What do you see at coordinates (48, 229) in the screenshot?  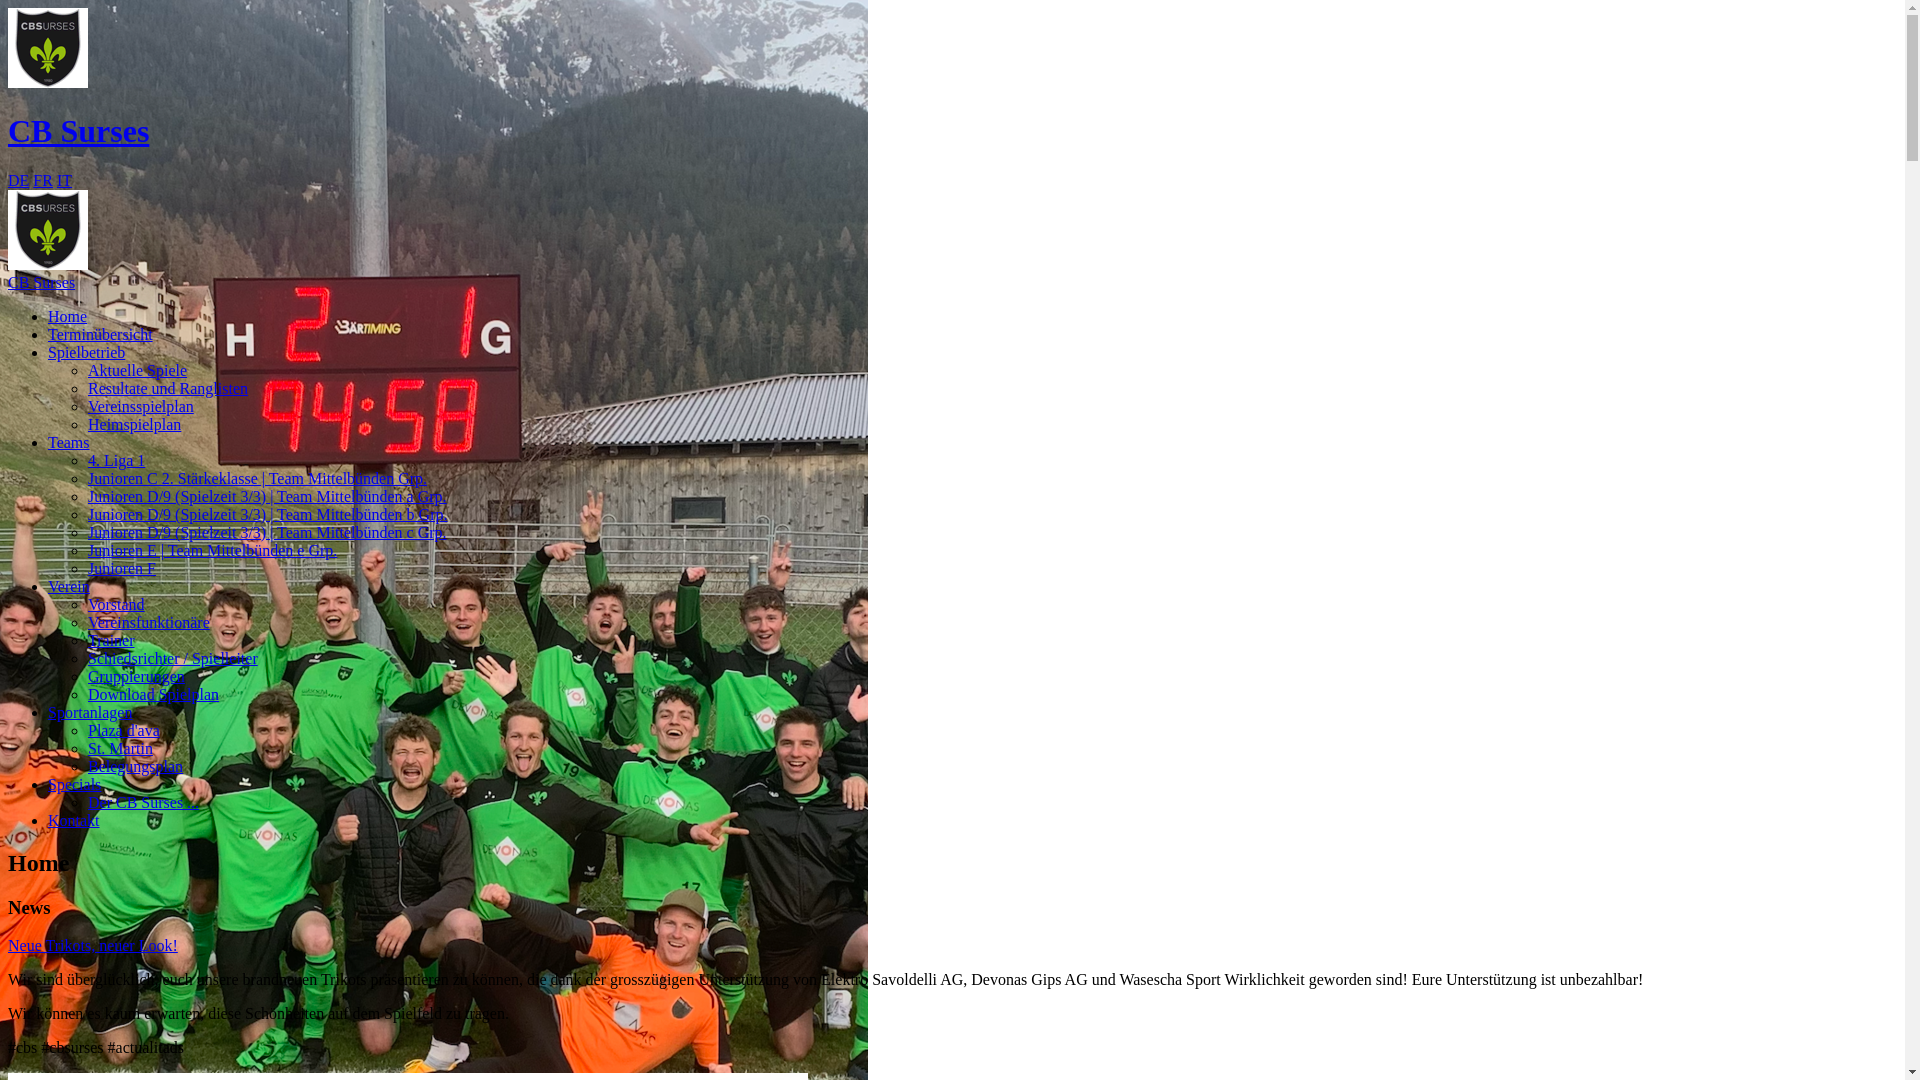 I see `'CB Surses]'` at bounding box center [48, 229].